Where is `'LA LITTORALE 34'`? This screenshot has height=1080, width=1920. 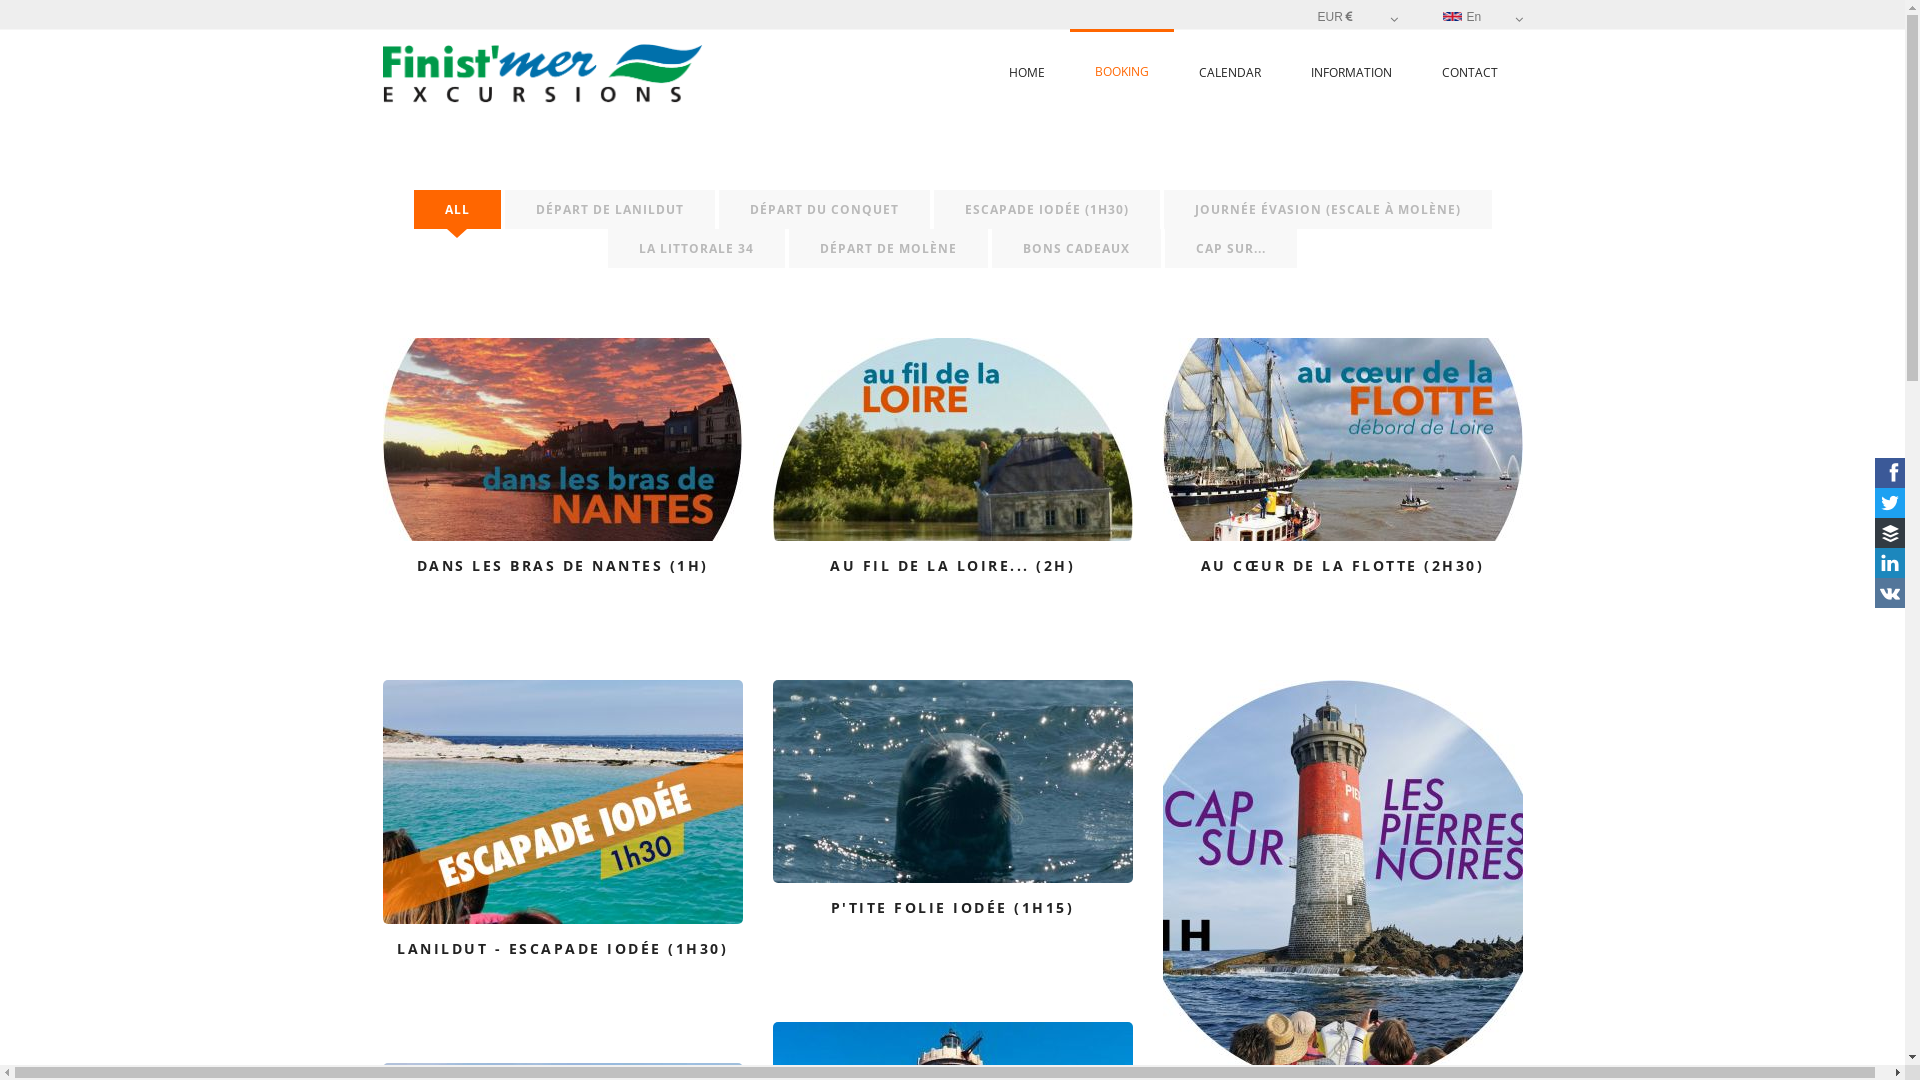 'LA LITTORALE 34' is located at coordinates (696, 247).